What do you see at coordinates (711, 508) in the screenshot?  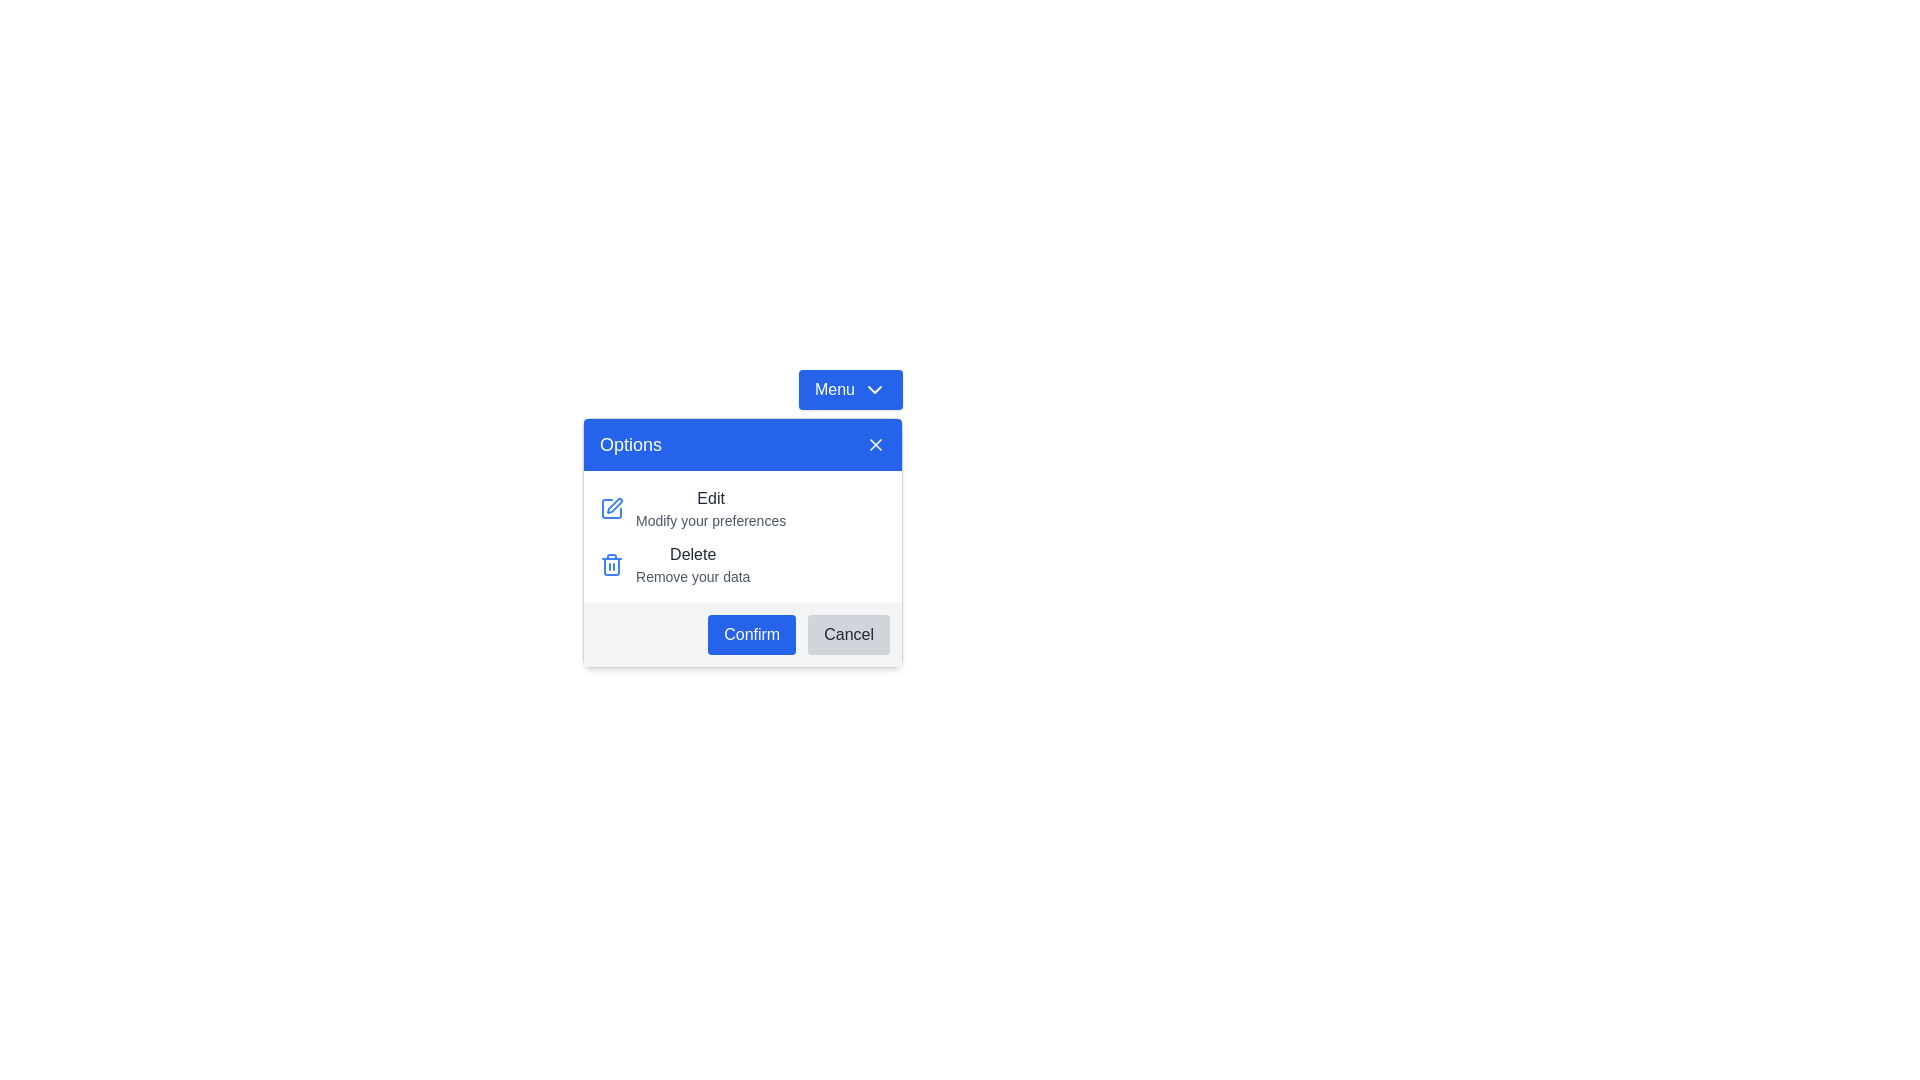 I see `the text label for modifying or editing preferences located in the 'Options' modal dialog` at bounding box center [711, 508].